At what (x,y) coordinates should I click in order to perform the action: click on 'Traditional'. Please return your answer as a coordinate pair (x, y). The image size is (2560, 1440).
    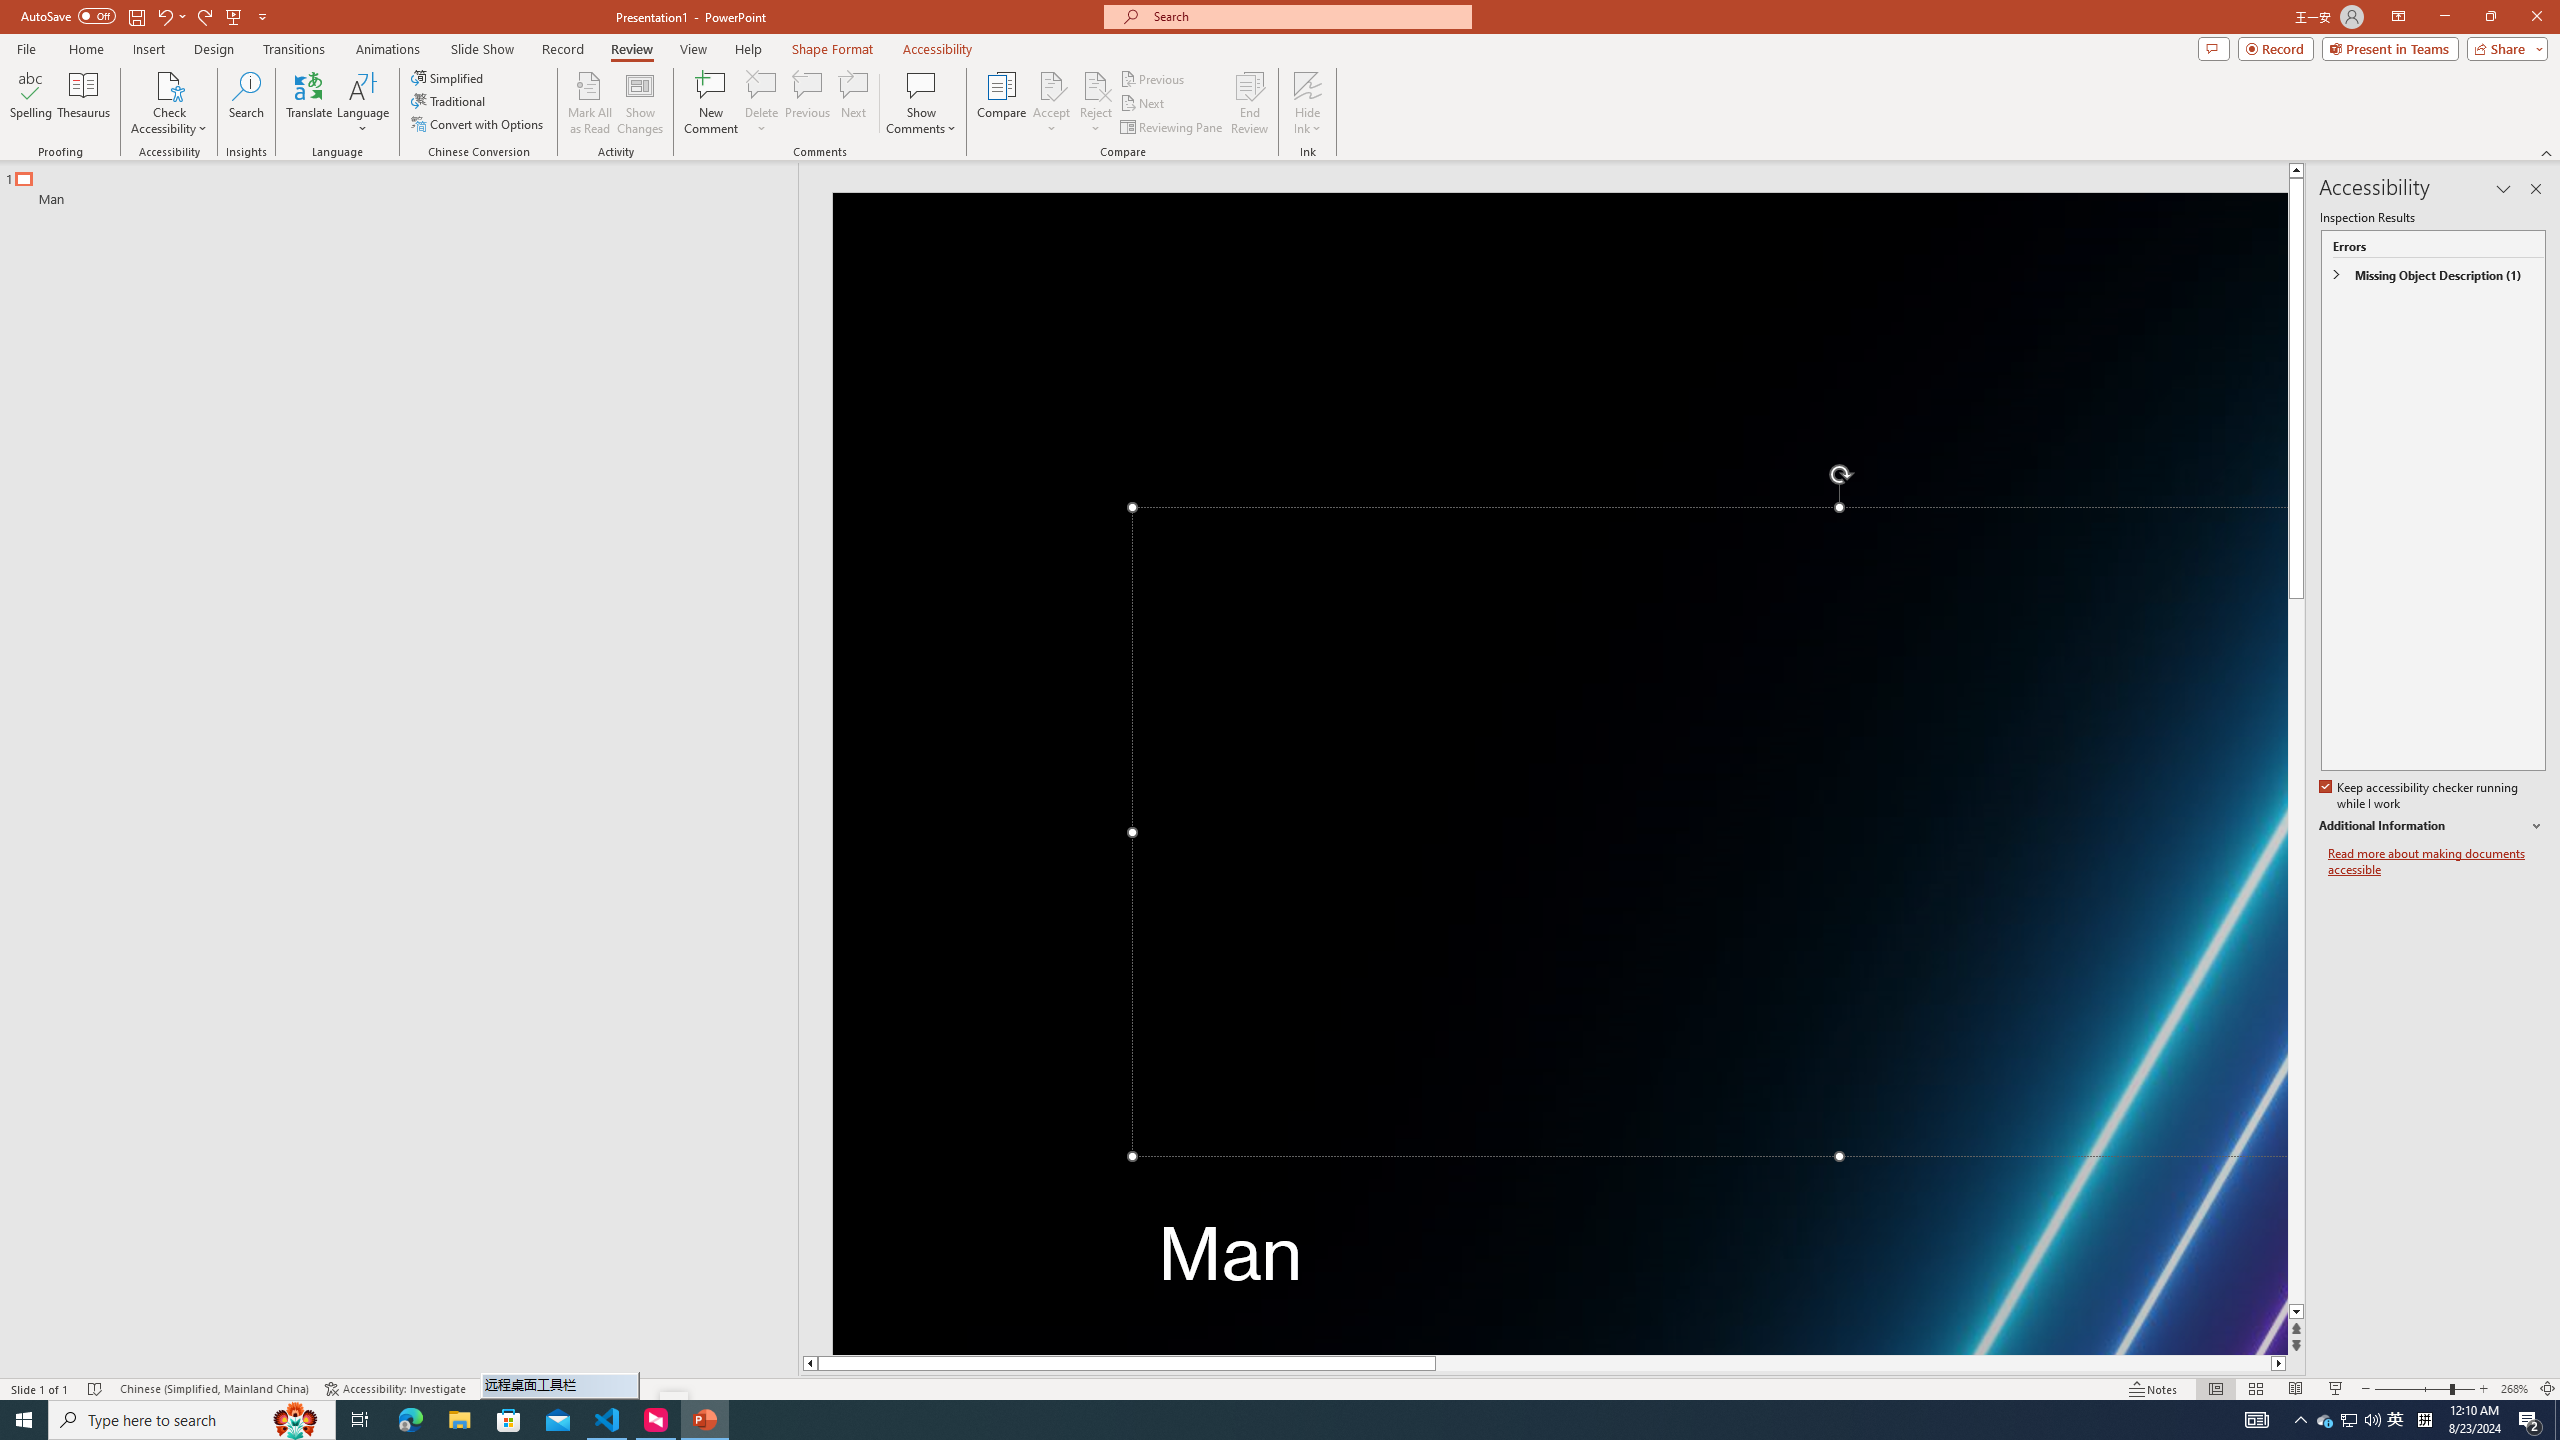
    Looking at the image, I should click on (448, 99).